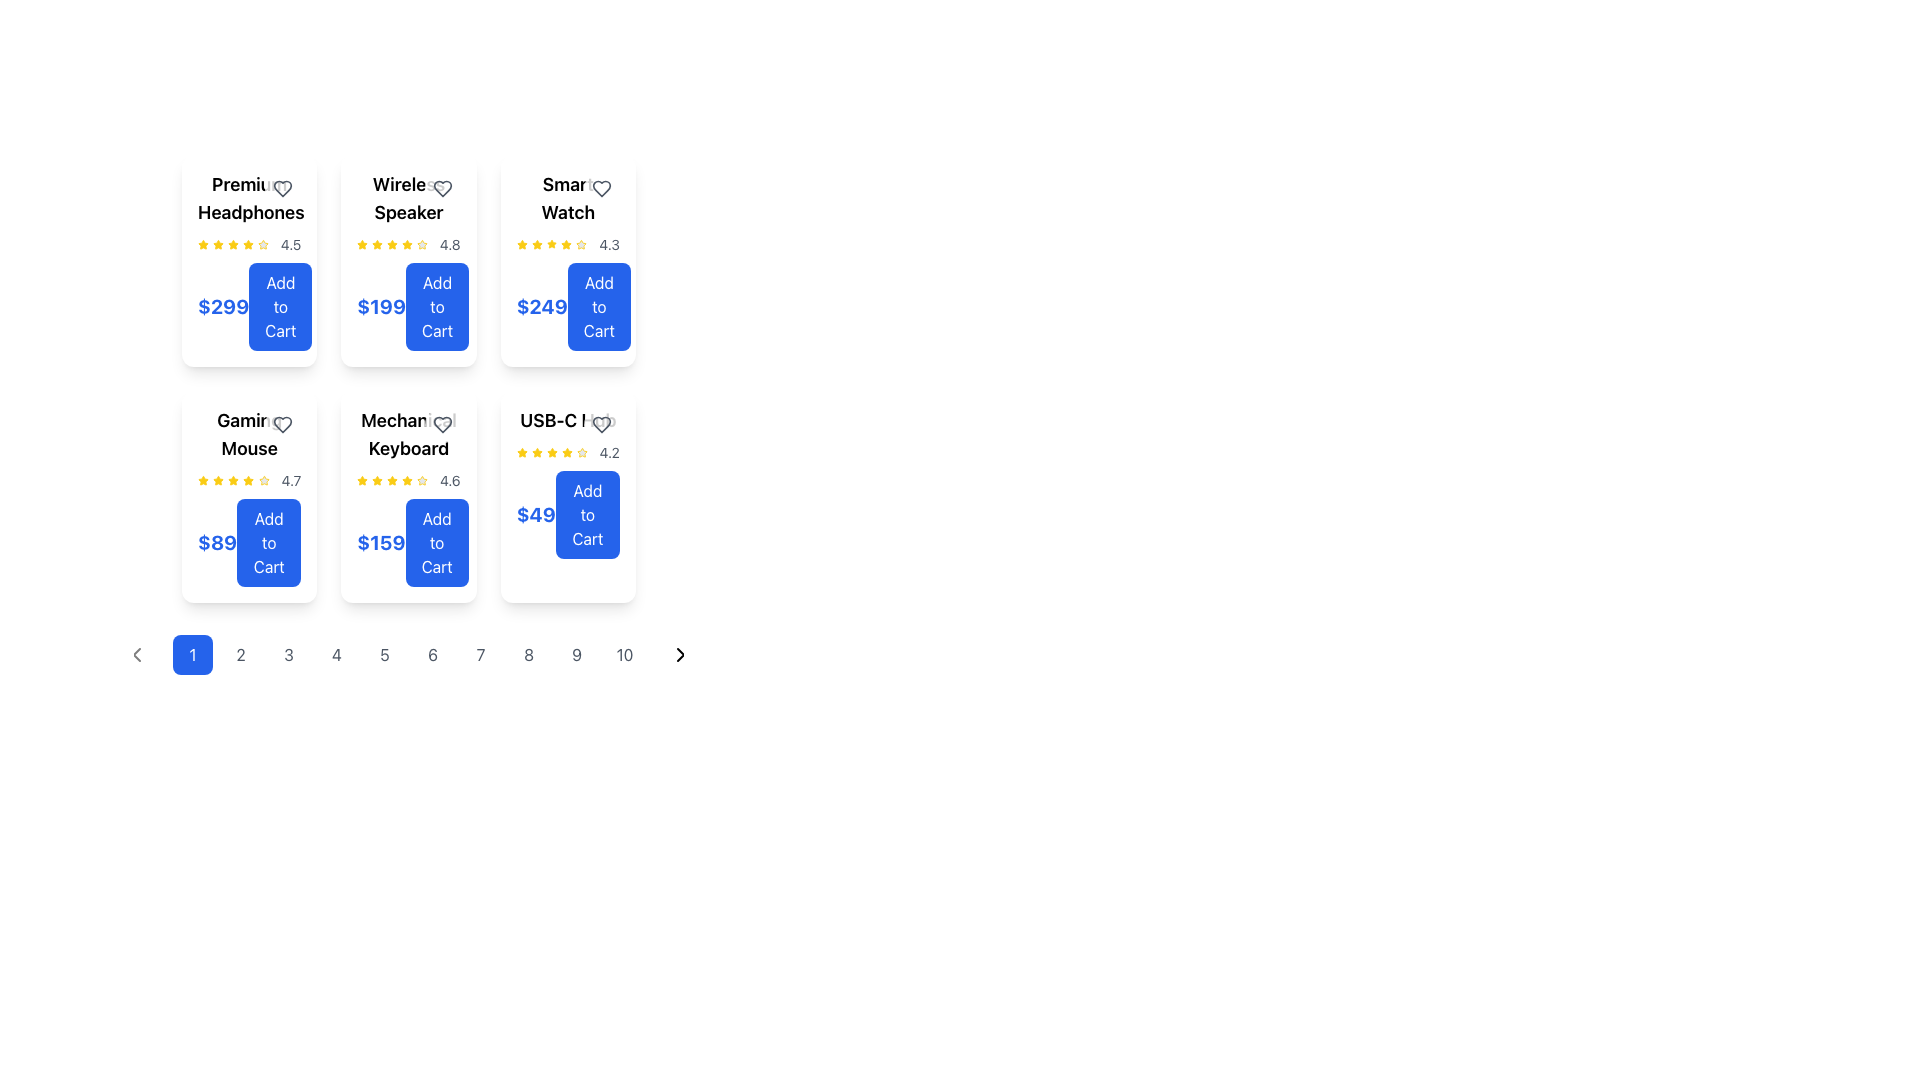 This screenshot has width=1920, height=1080. What do you see at coordinates (406, 244) in the screenshot?
I see `the rating indicator icon located adjacent to the text '4.8' and the fourth star in the Wireless Speaker product card` at bounding box center [406, 244].